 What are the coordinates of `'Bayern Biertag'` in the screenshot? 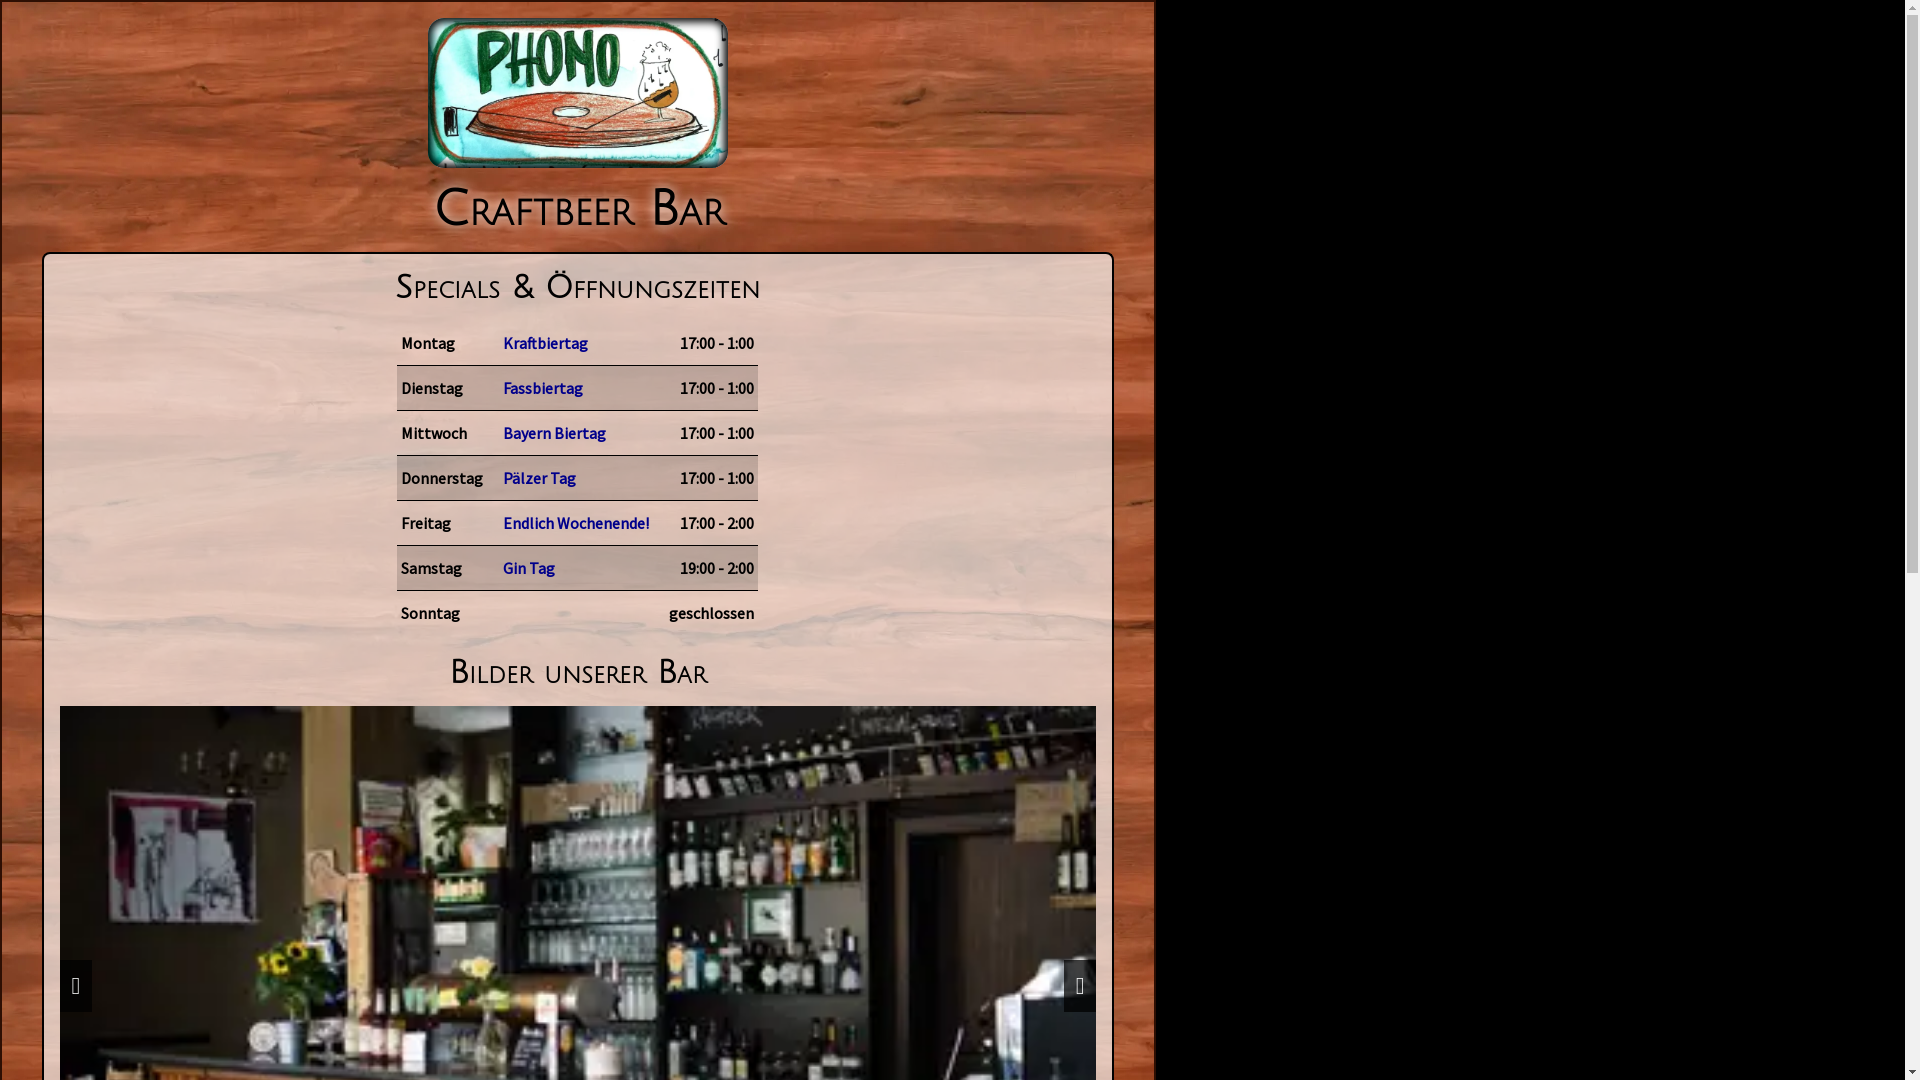 It's located at (575, 431).